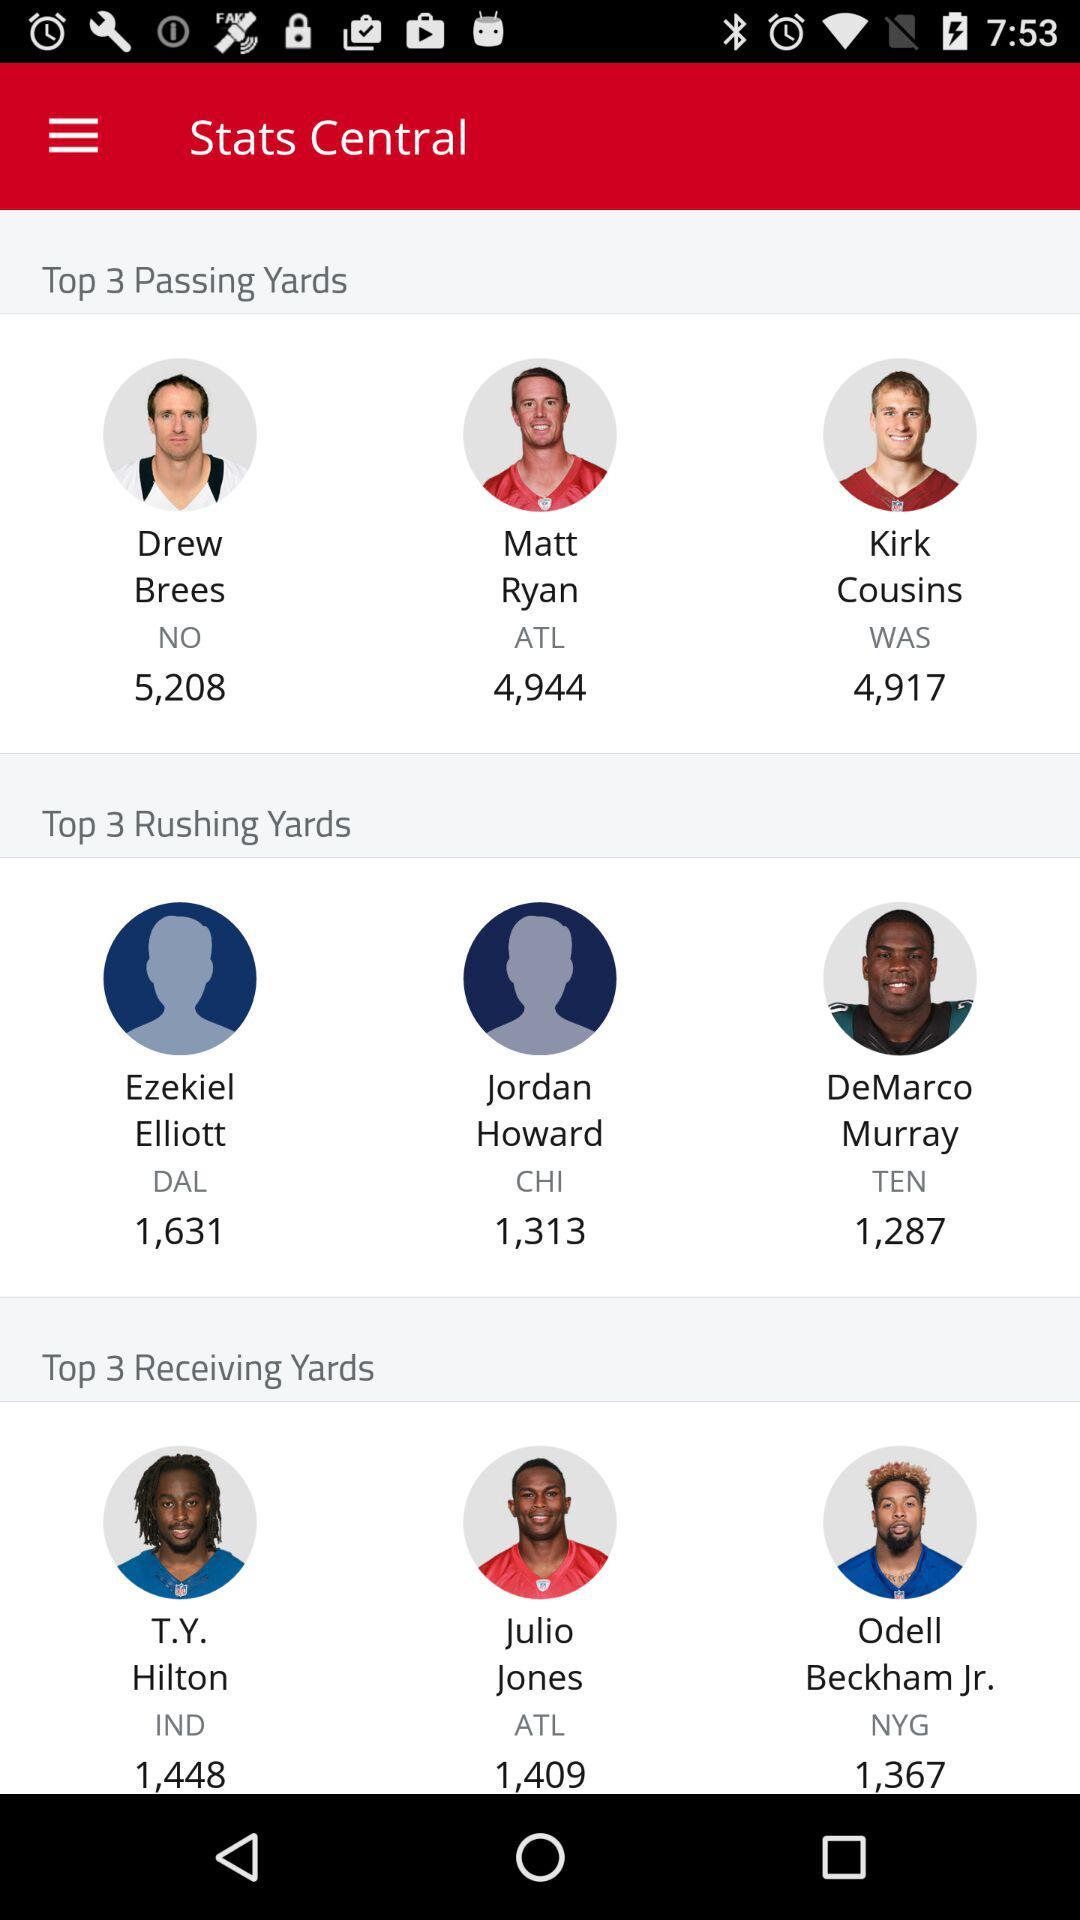 Image resolution: width=1080 pixels, height=1920 pixels. I want to click on julio jones profile, so click(540, 1521).